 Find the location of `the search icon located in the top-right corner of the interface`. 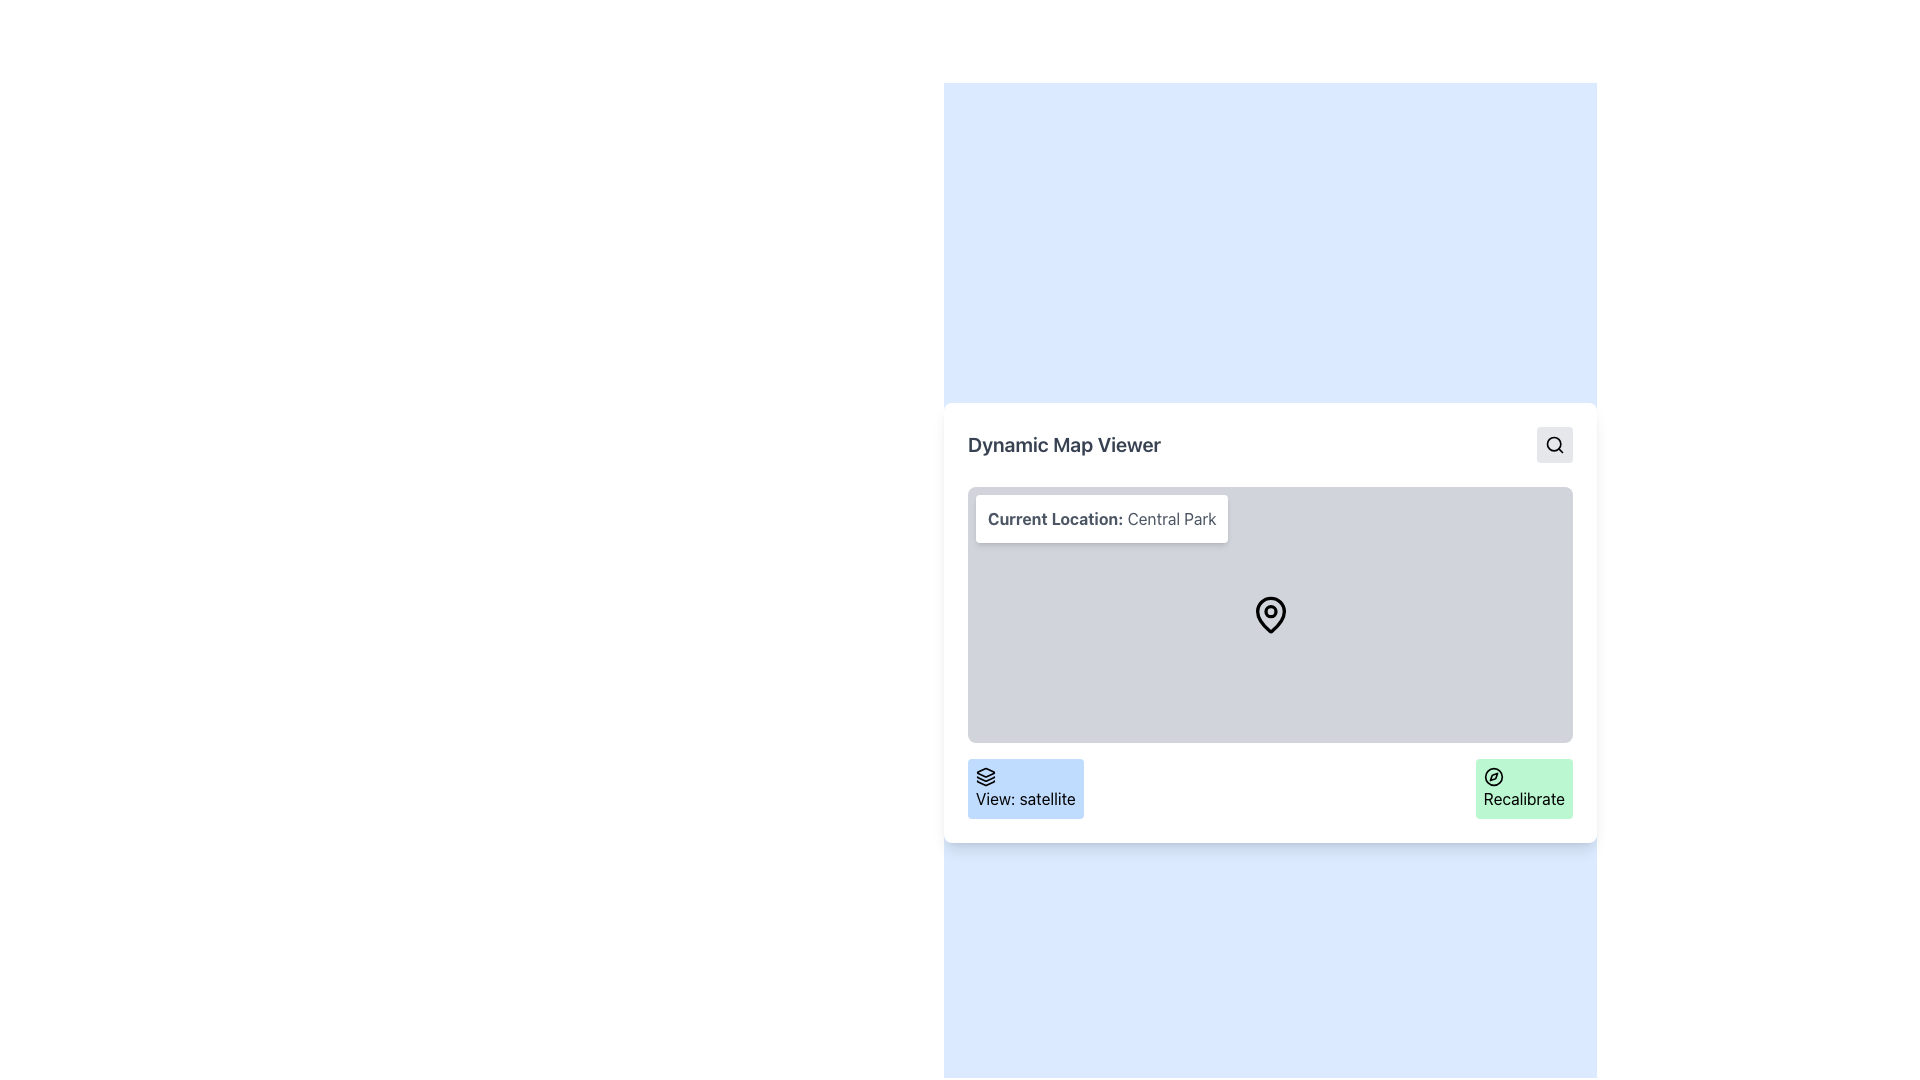

the search icon located in the top-right corner of the interface is located at coordinates (1554, 443).